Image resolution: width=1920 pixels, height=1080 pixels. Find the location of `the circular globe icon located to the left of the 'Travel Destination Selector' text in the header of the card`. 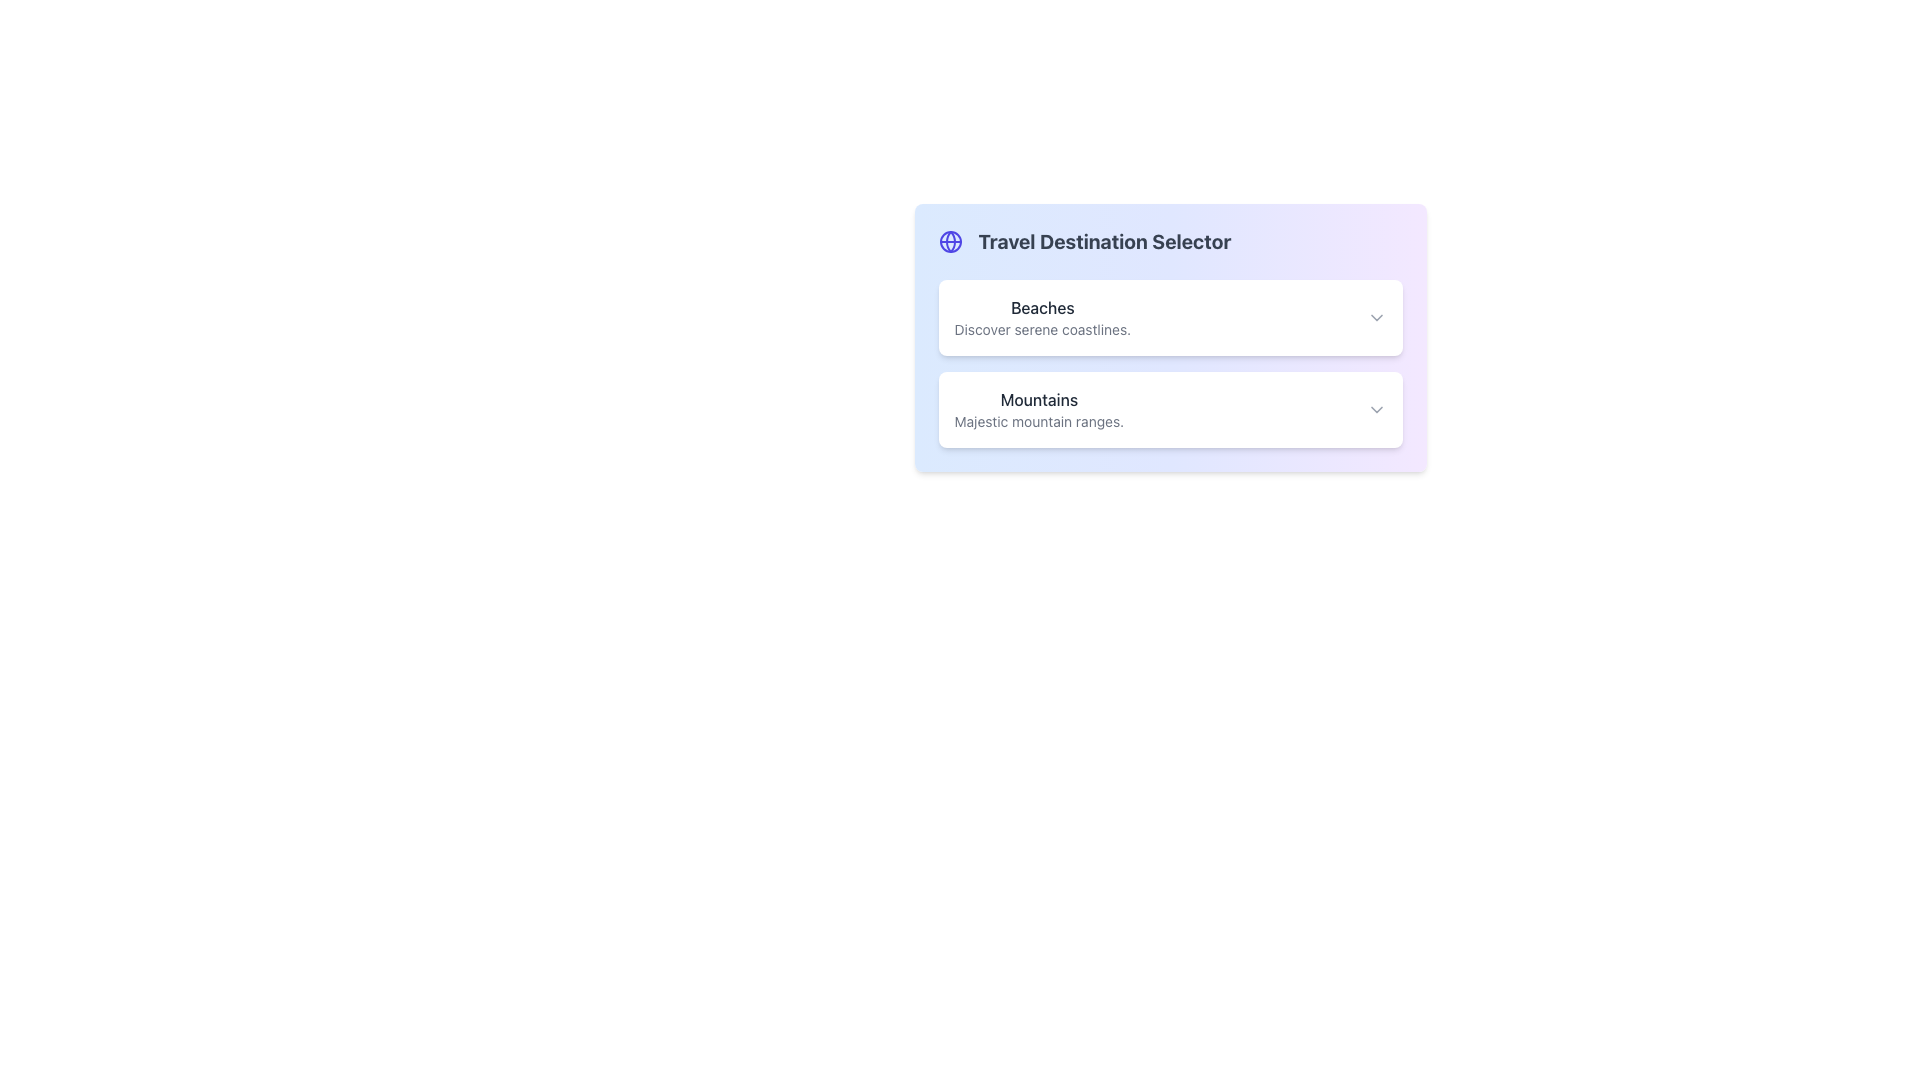

the circular globe icon located to the left of the 'Travel Destination Selector' text in the header of the card is located at coordinates (949, 241).